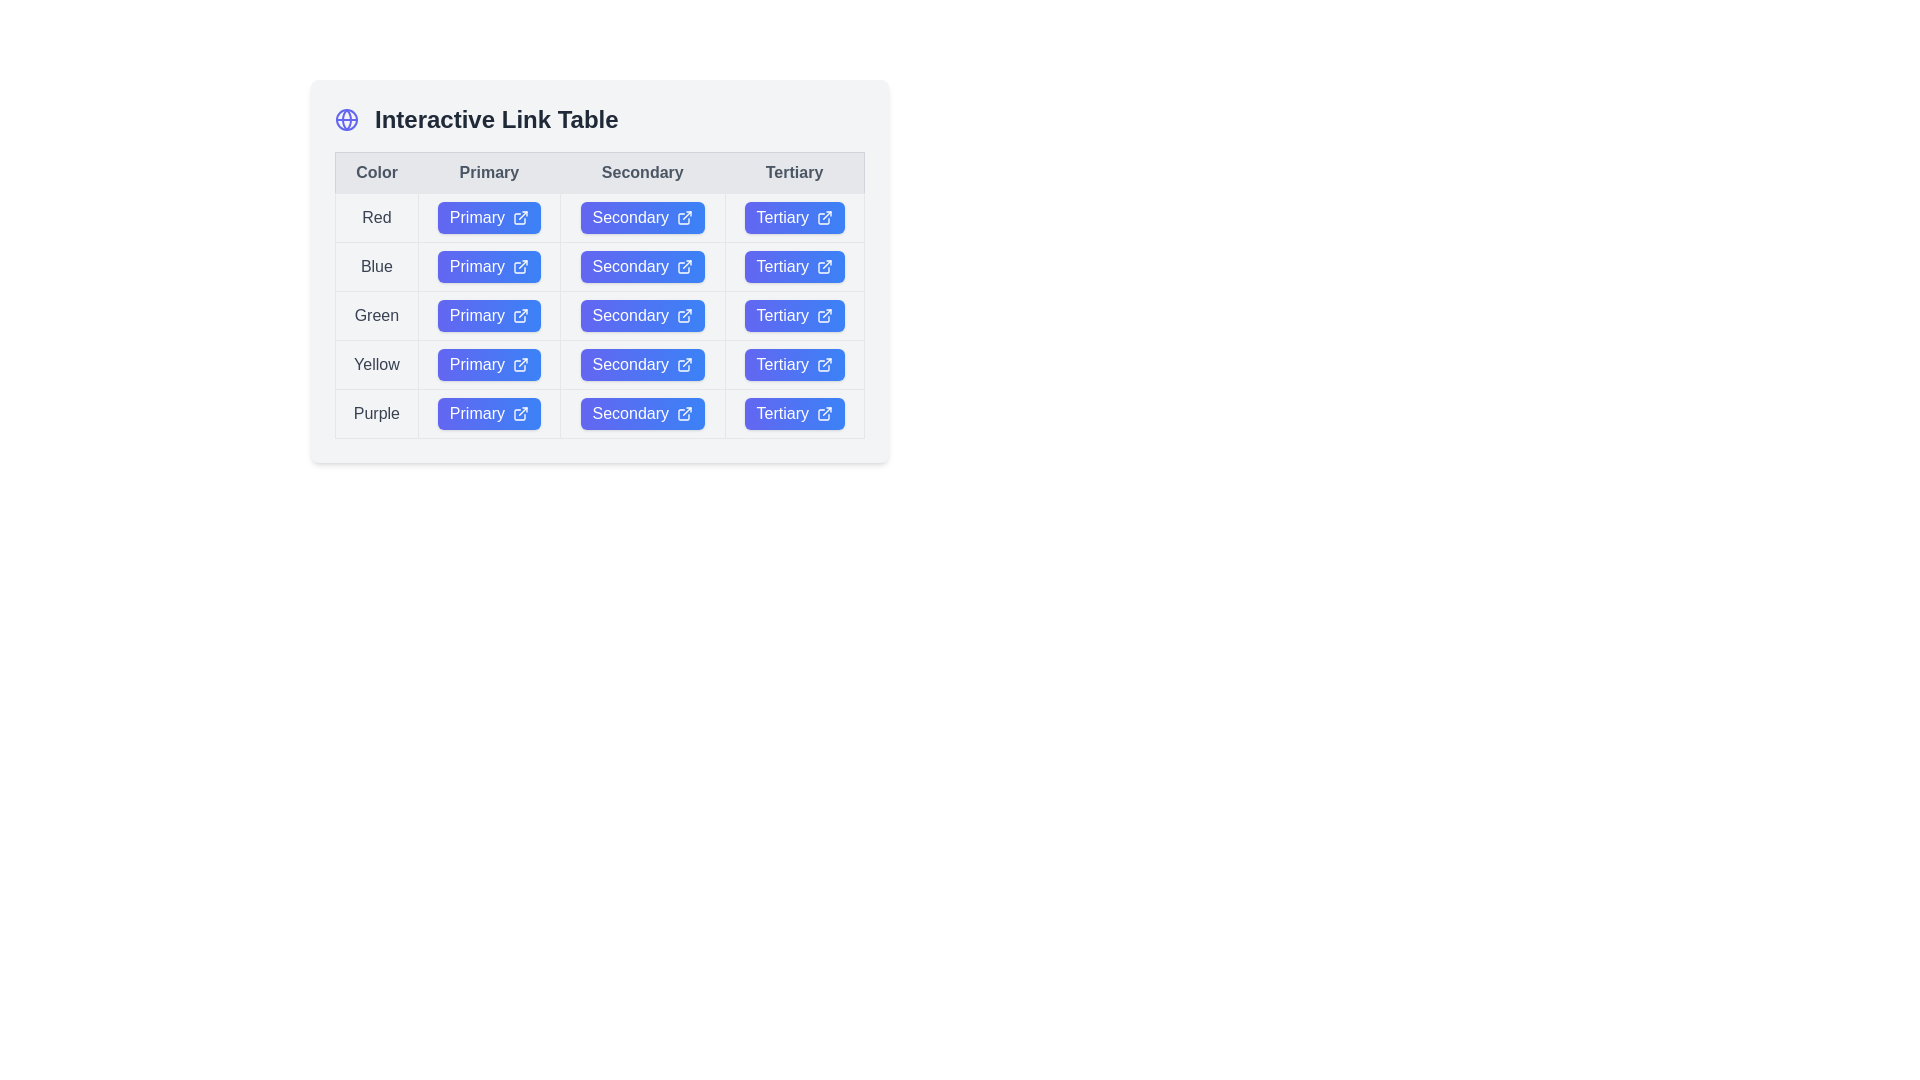 The width and height of the screenshot is (1920, 1080). I want to click on the 'Secondary' button, so click(642, 365).